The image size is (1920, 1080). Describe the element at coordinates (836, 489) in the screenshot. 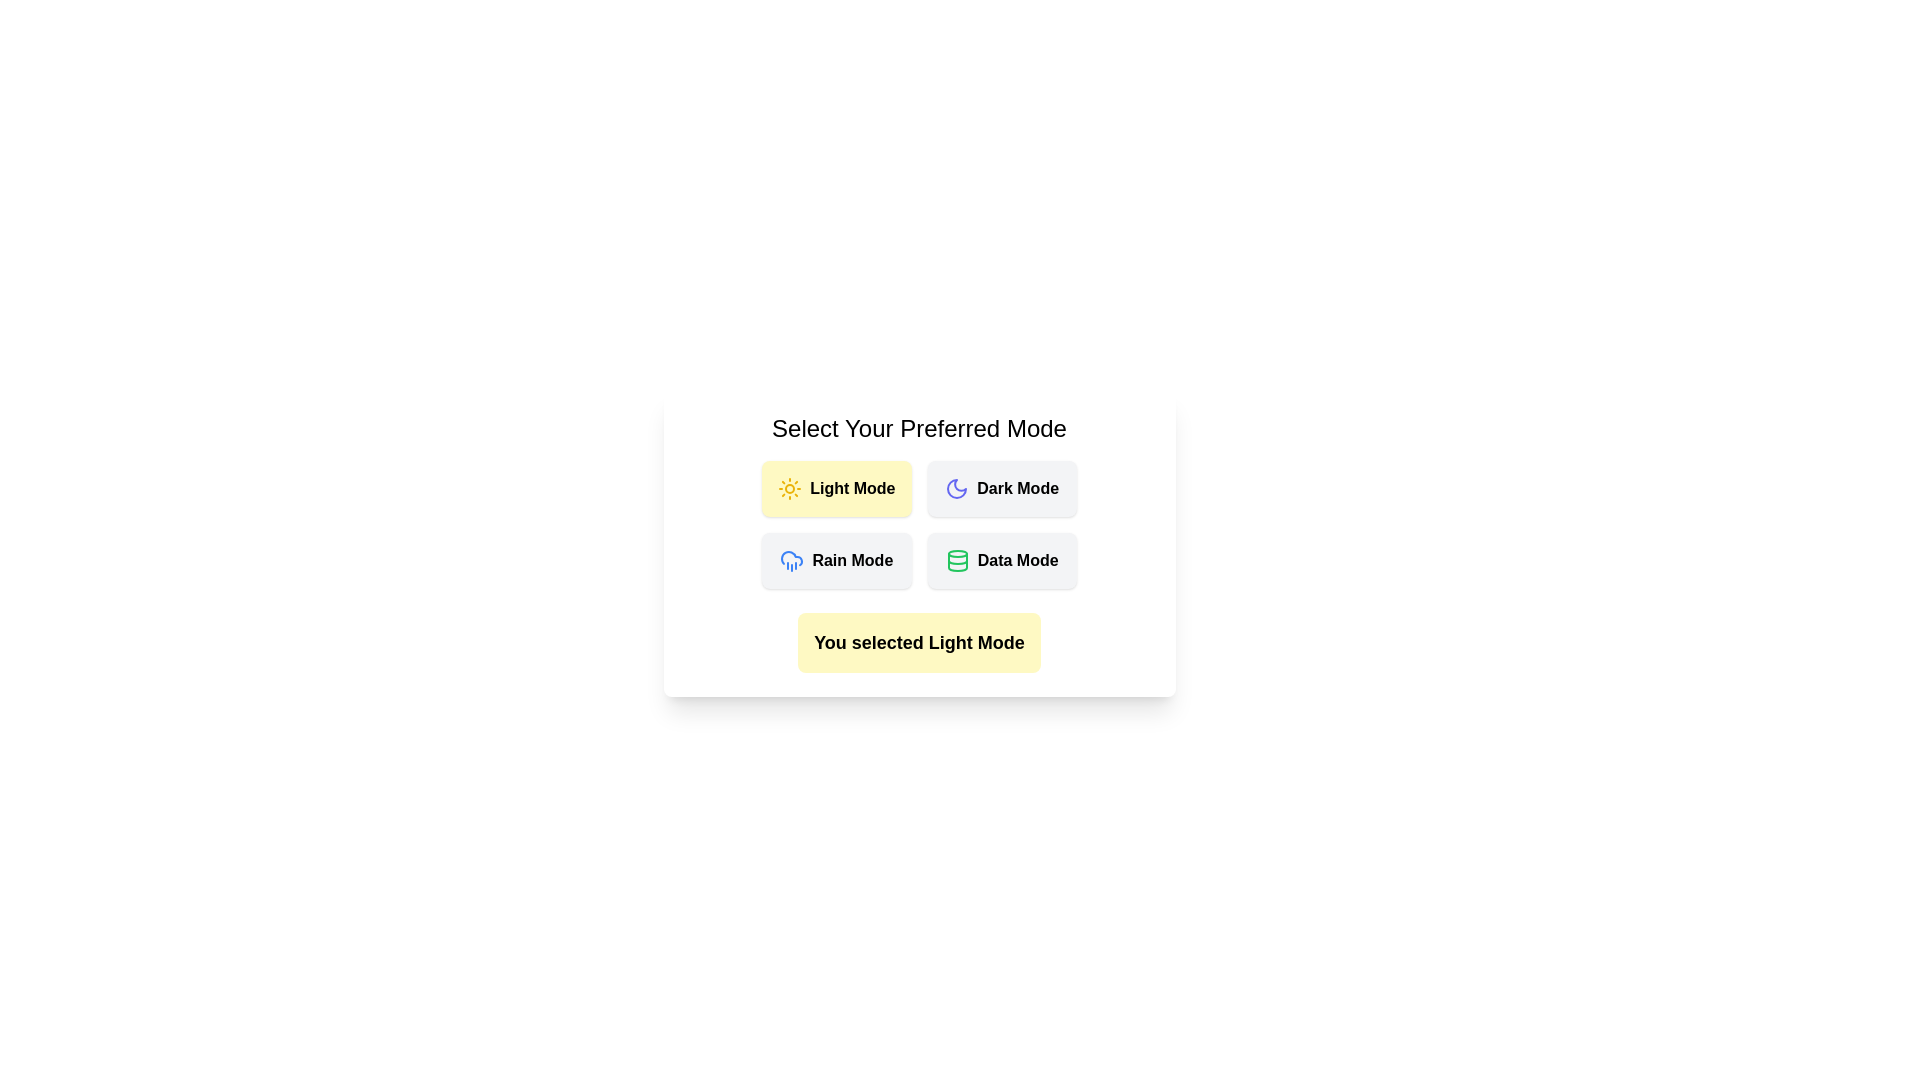

I see `the rectangular button with rounded corners that has a light-yellow background and the text 'Light Mode' next to a sun icon` at that location.